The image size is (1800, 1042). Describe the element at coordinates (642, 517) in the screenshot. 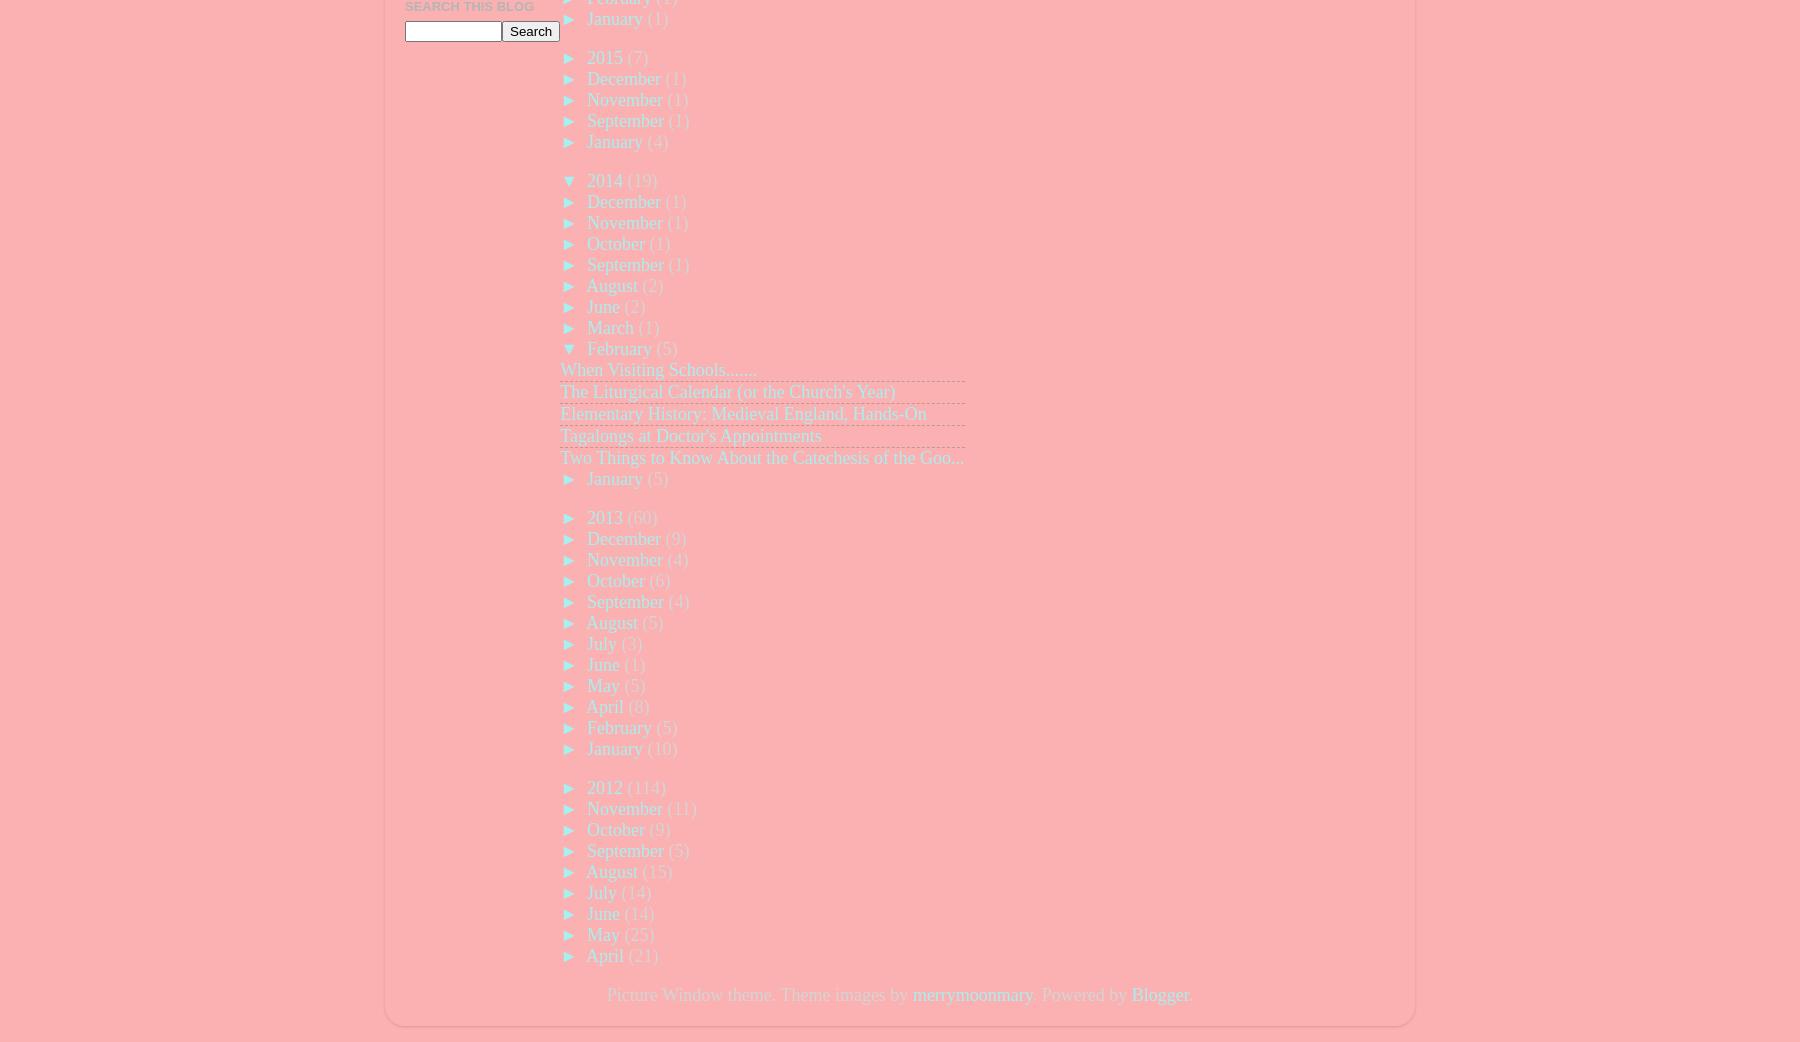

I see `'(60)'` at that location.